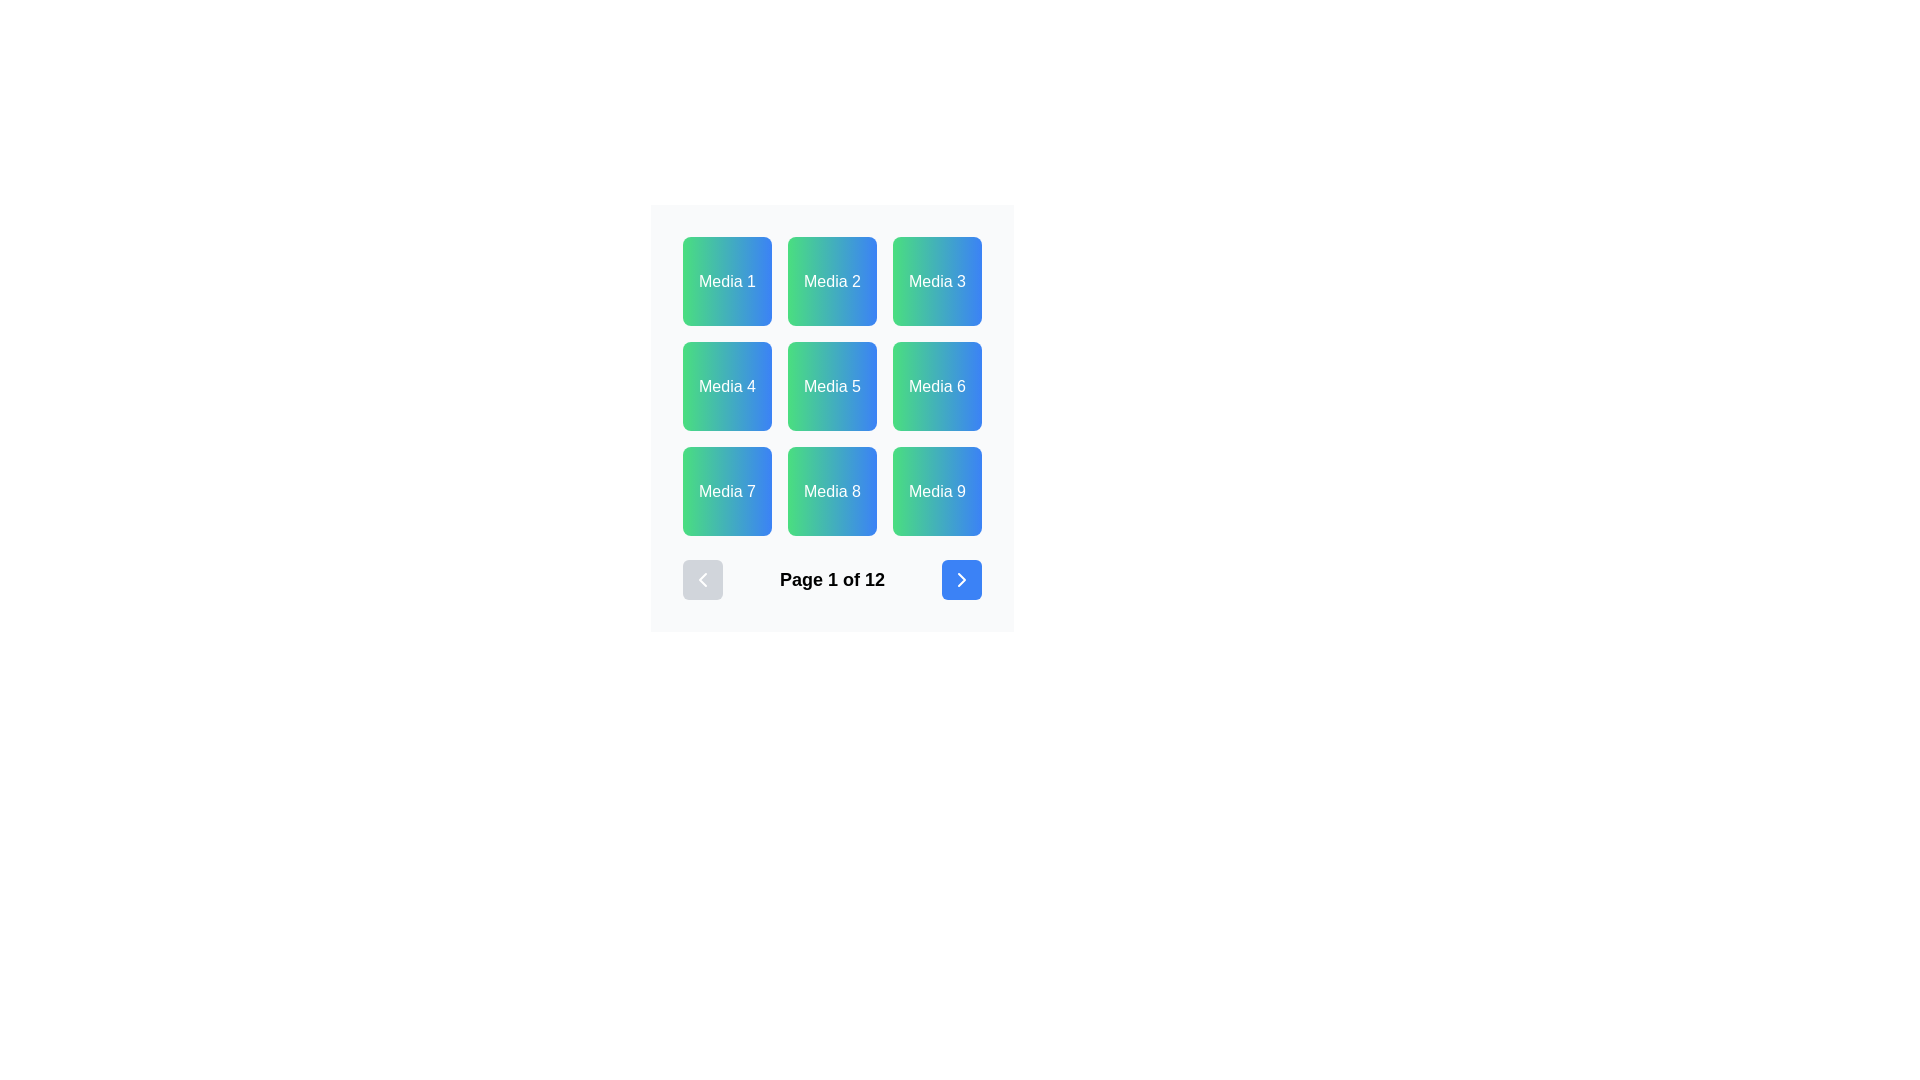 The width and height of the screenshot is (1920, 1080). I want to click on the pagination label that indicates the current page and total number of pages, centrally positioned in the navigation bar below the media items, so click(832, 579).